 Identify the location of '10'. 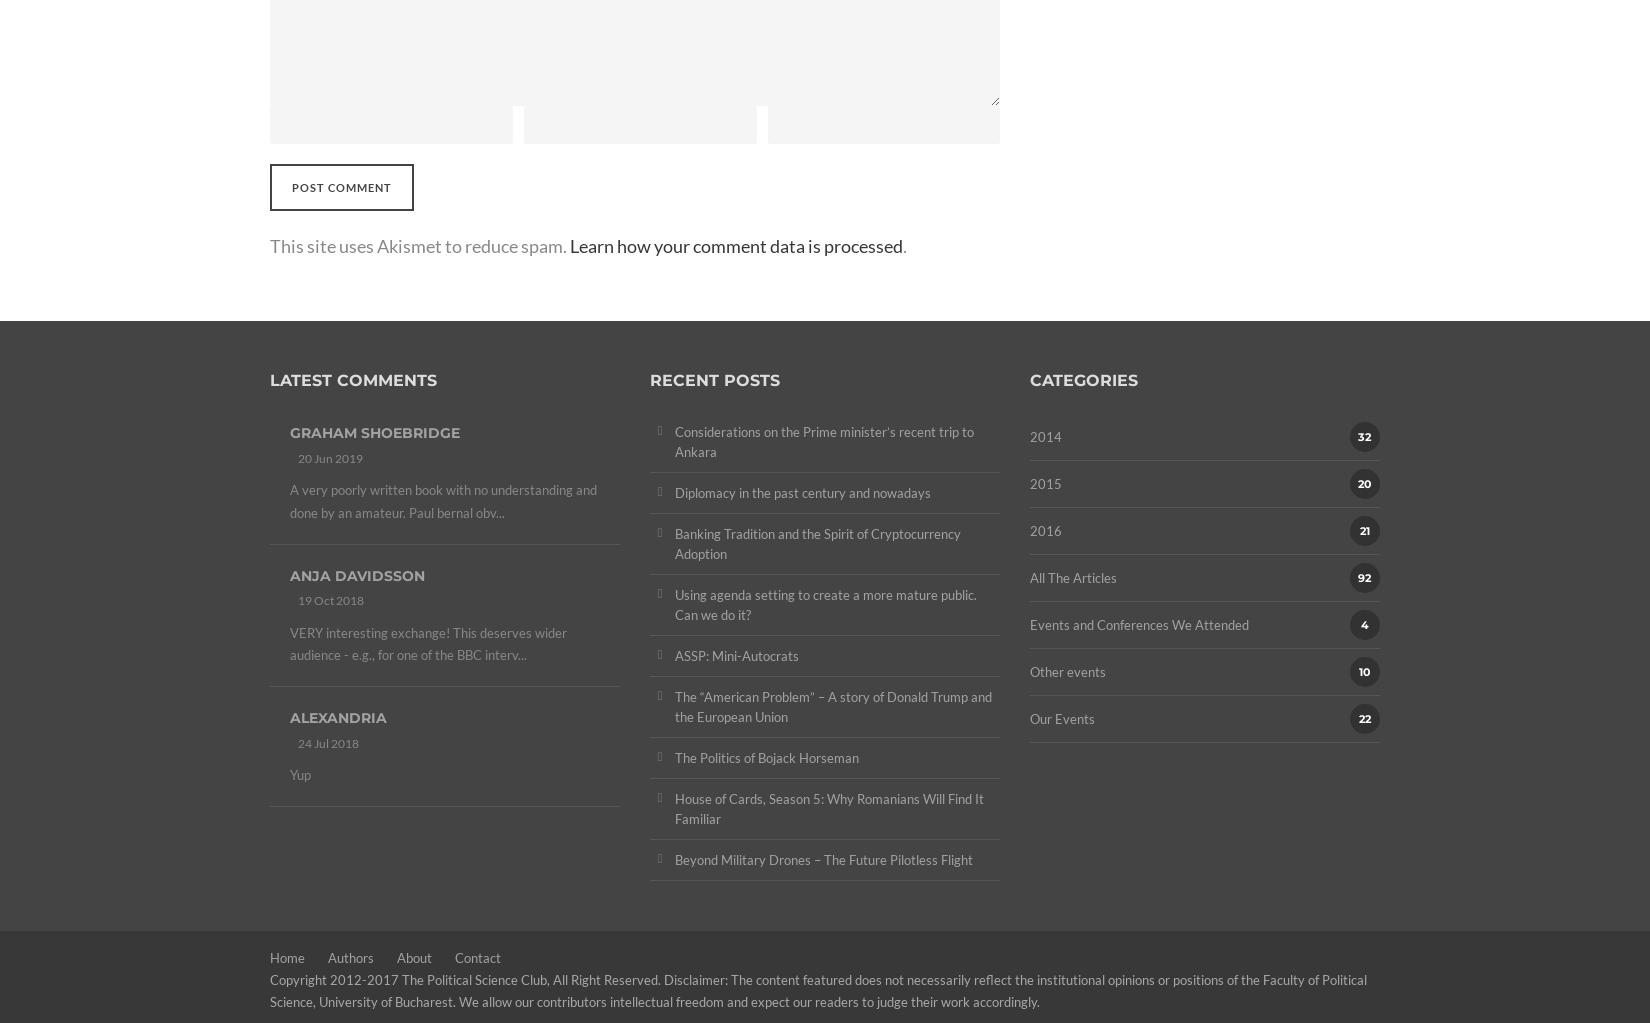
(1363, 671).